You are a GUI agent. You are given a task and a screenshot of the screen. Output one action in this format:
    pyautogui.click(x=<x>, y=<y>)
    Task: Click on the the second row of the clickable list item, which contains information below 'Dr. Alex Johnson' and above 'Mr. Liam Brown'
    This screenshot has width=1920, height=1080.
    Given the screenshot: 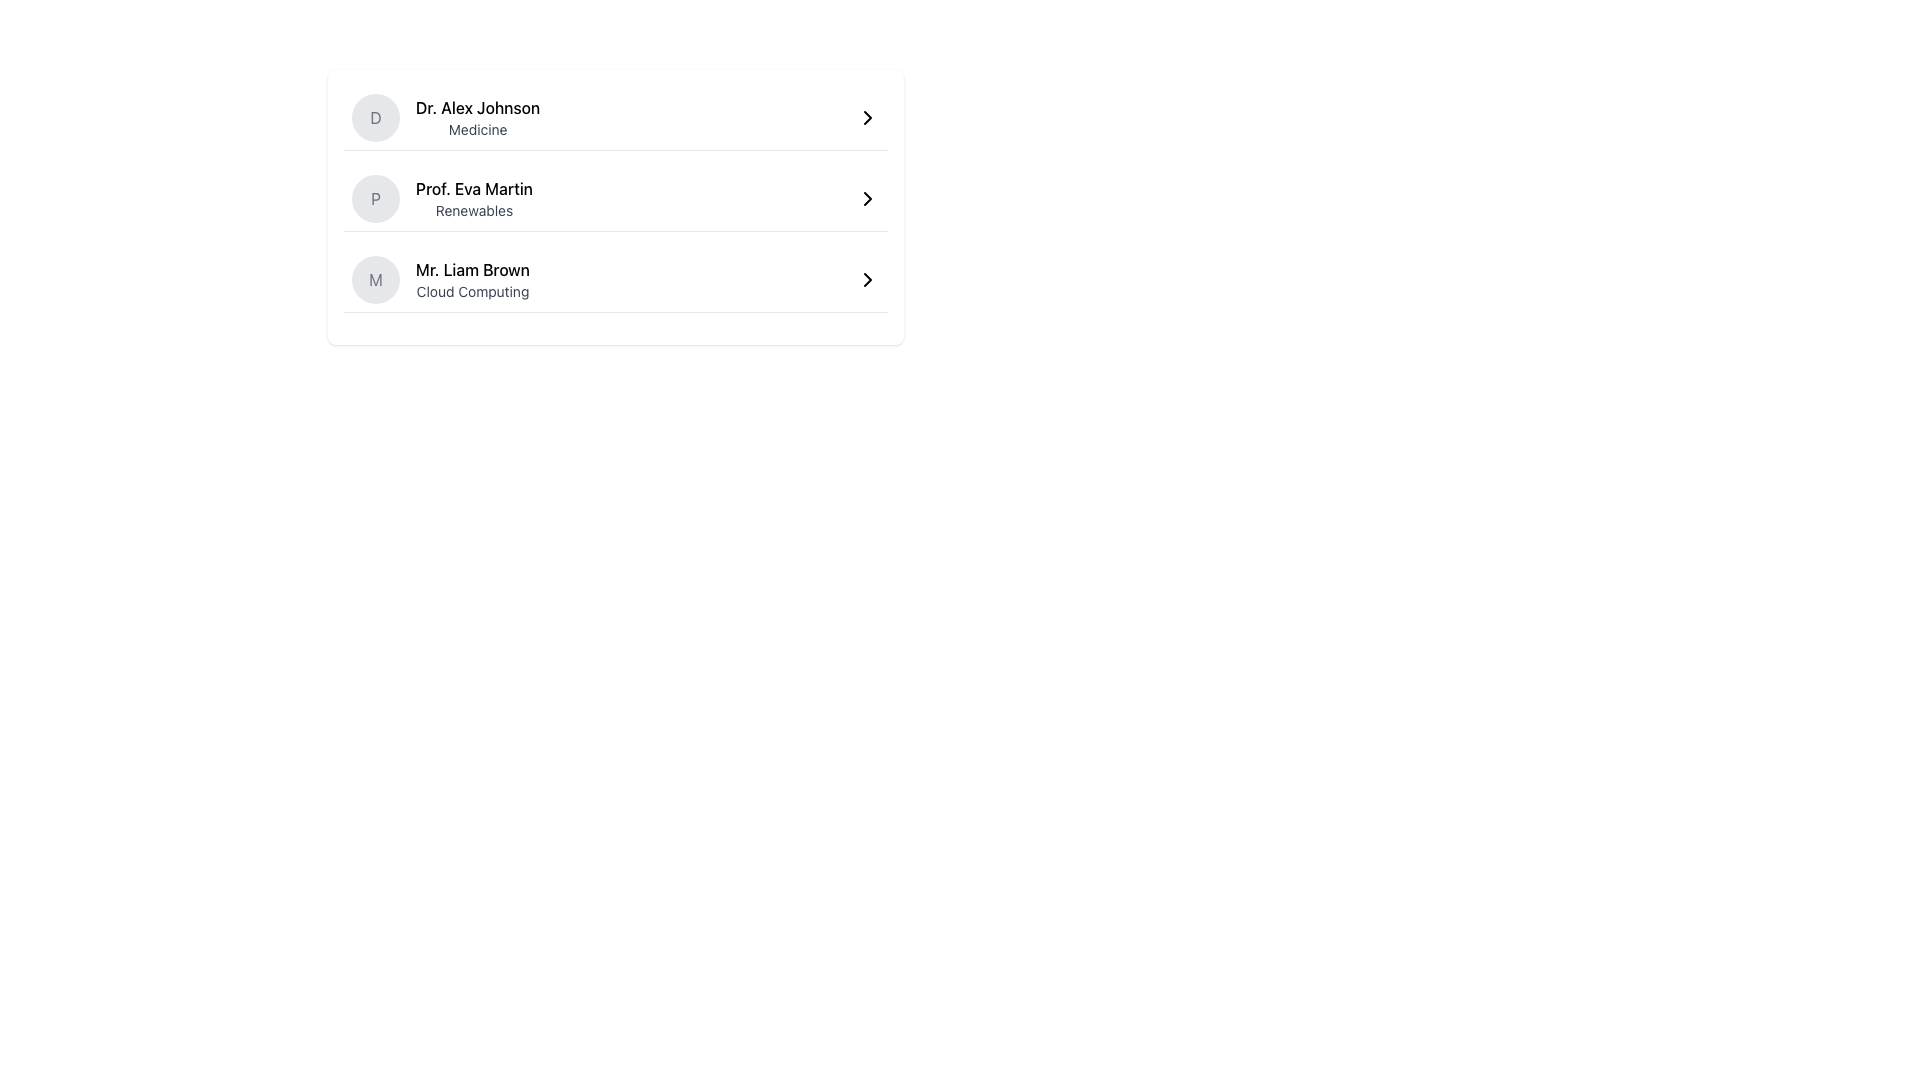 What is the action you would take?
    pyautogui.click(x=614, y=207)
    